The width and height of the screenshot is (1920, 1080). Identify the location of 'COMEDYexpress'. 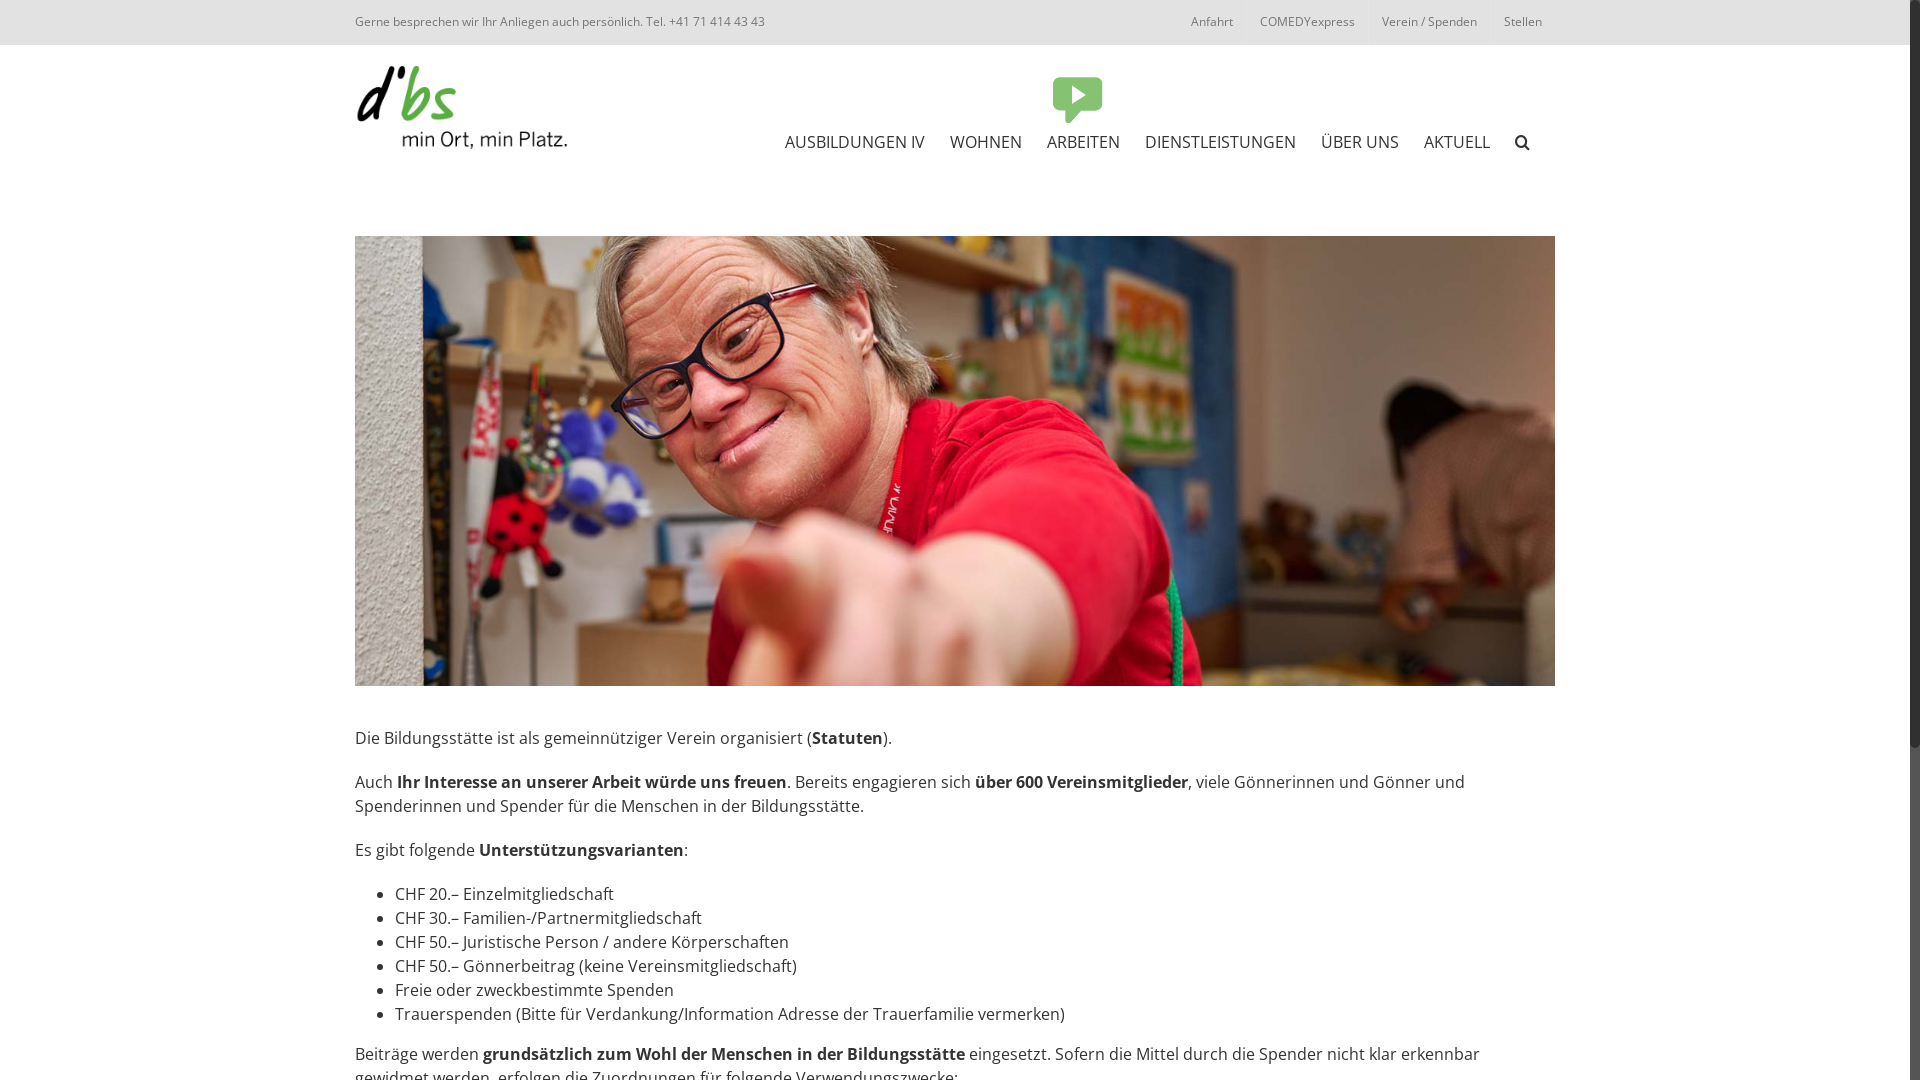
(1246, 22).